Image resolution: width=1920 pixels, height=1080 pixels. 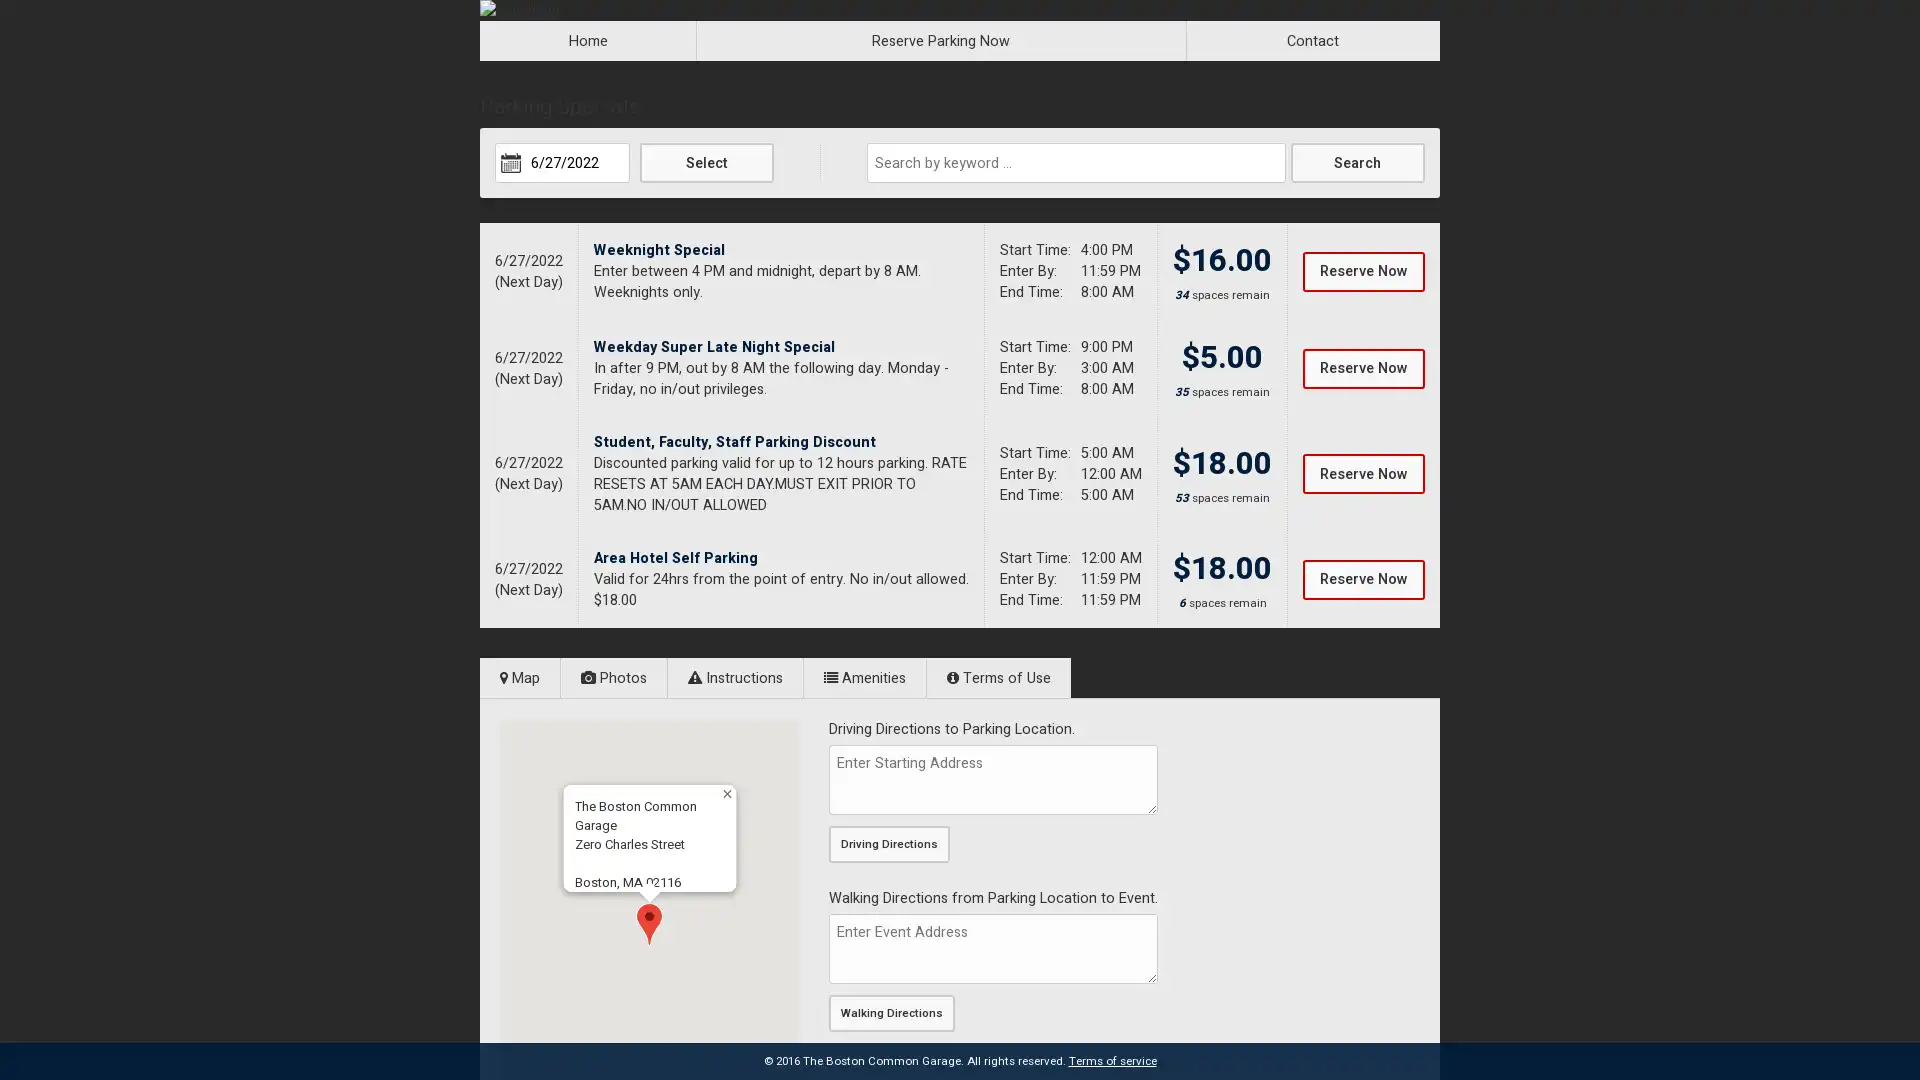 I want to click on Walking Directions, so click(x=891, y=1013).